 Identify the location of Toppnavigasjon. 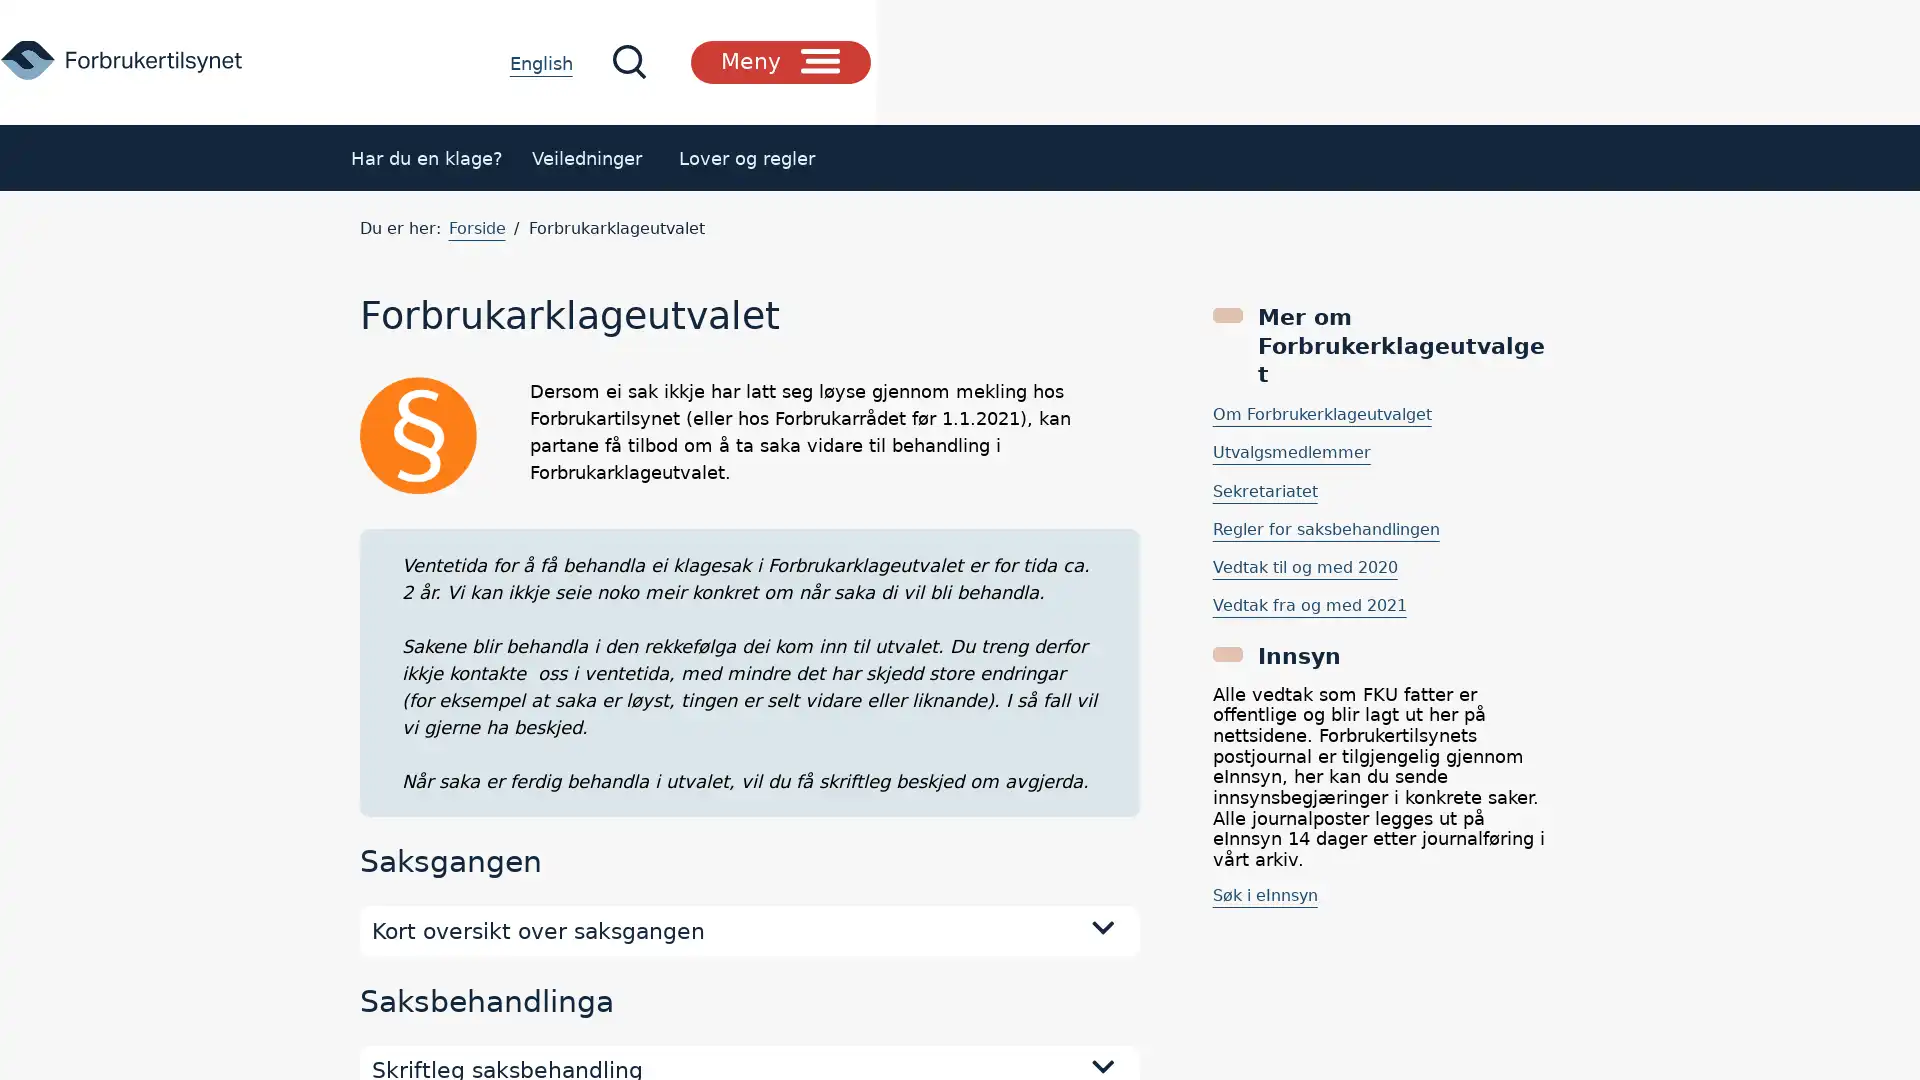
(1477, 60).